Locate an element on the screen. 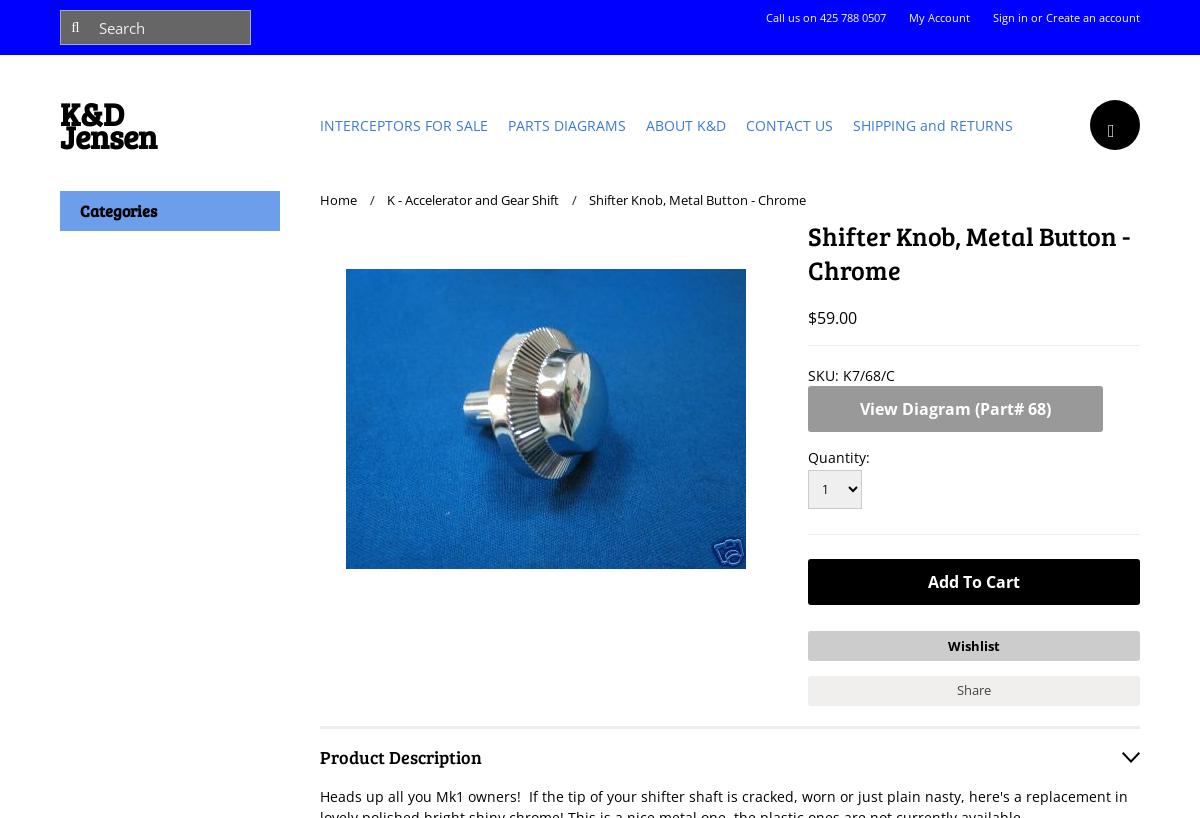 Image resolution: width=1200 pixels, height=818 pixels. 'Home' is located at coordinates (338, 199).